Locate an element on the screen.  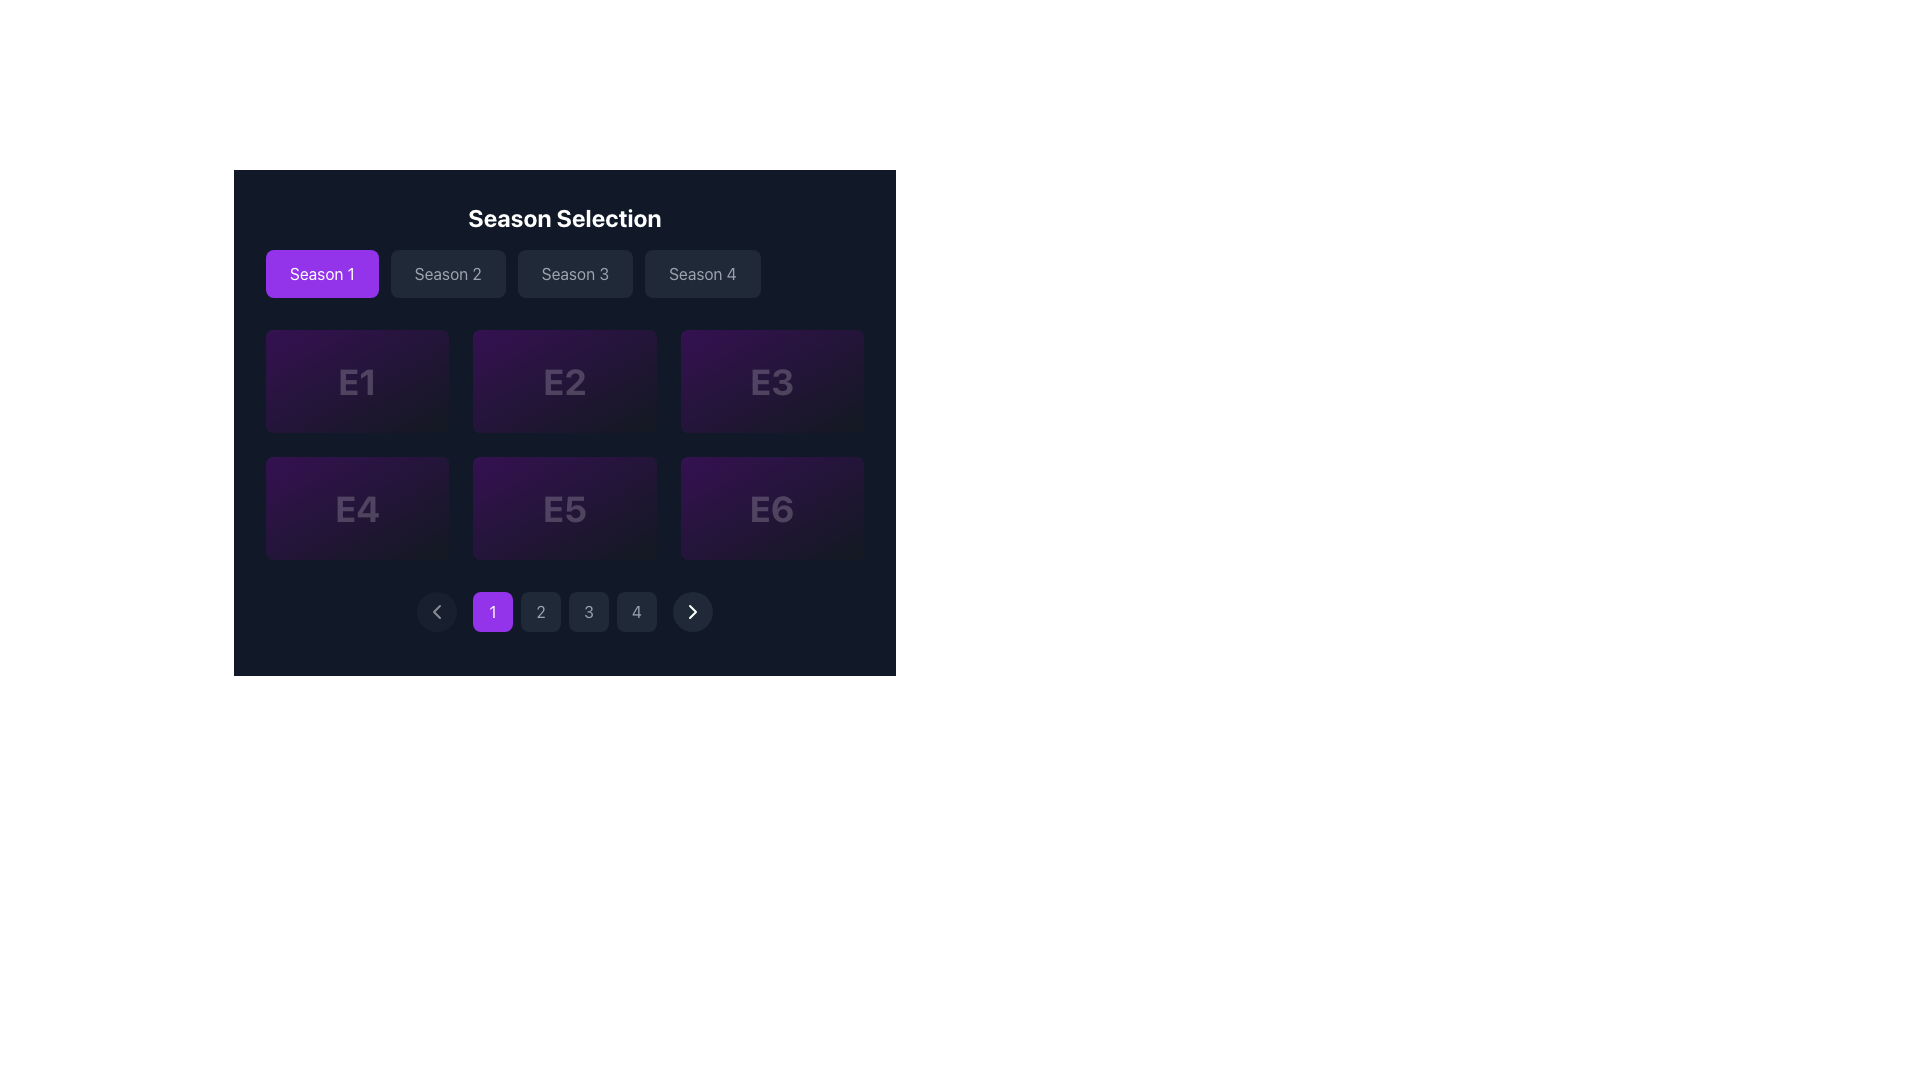
the text label 'E1' located in the top left corner of the grid layout is located at coordinates (357, 381).